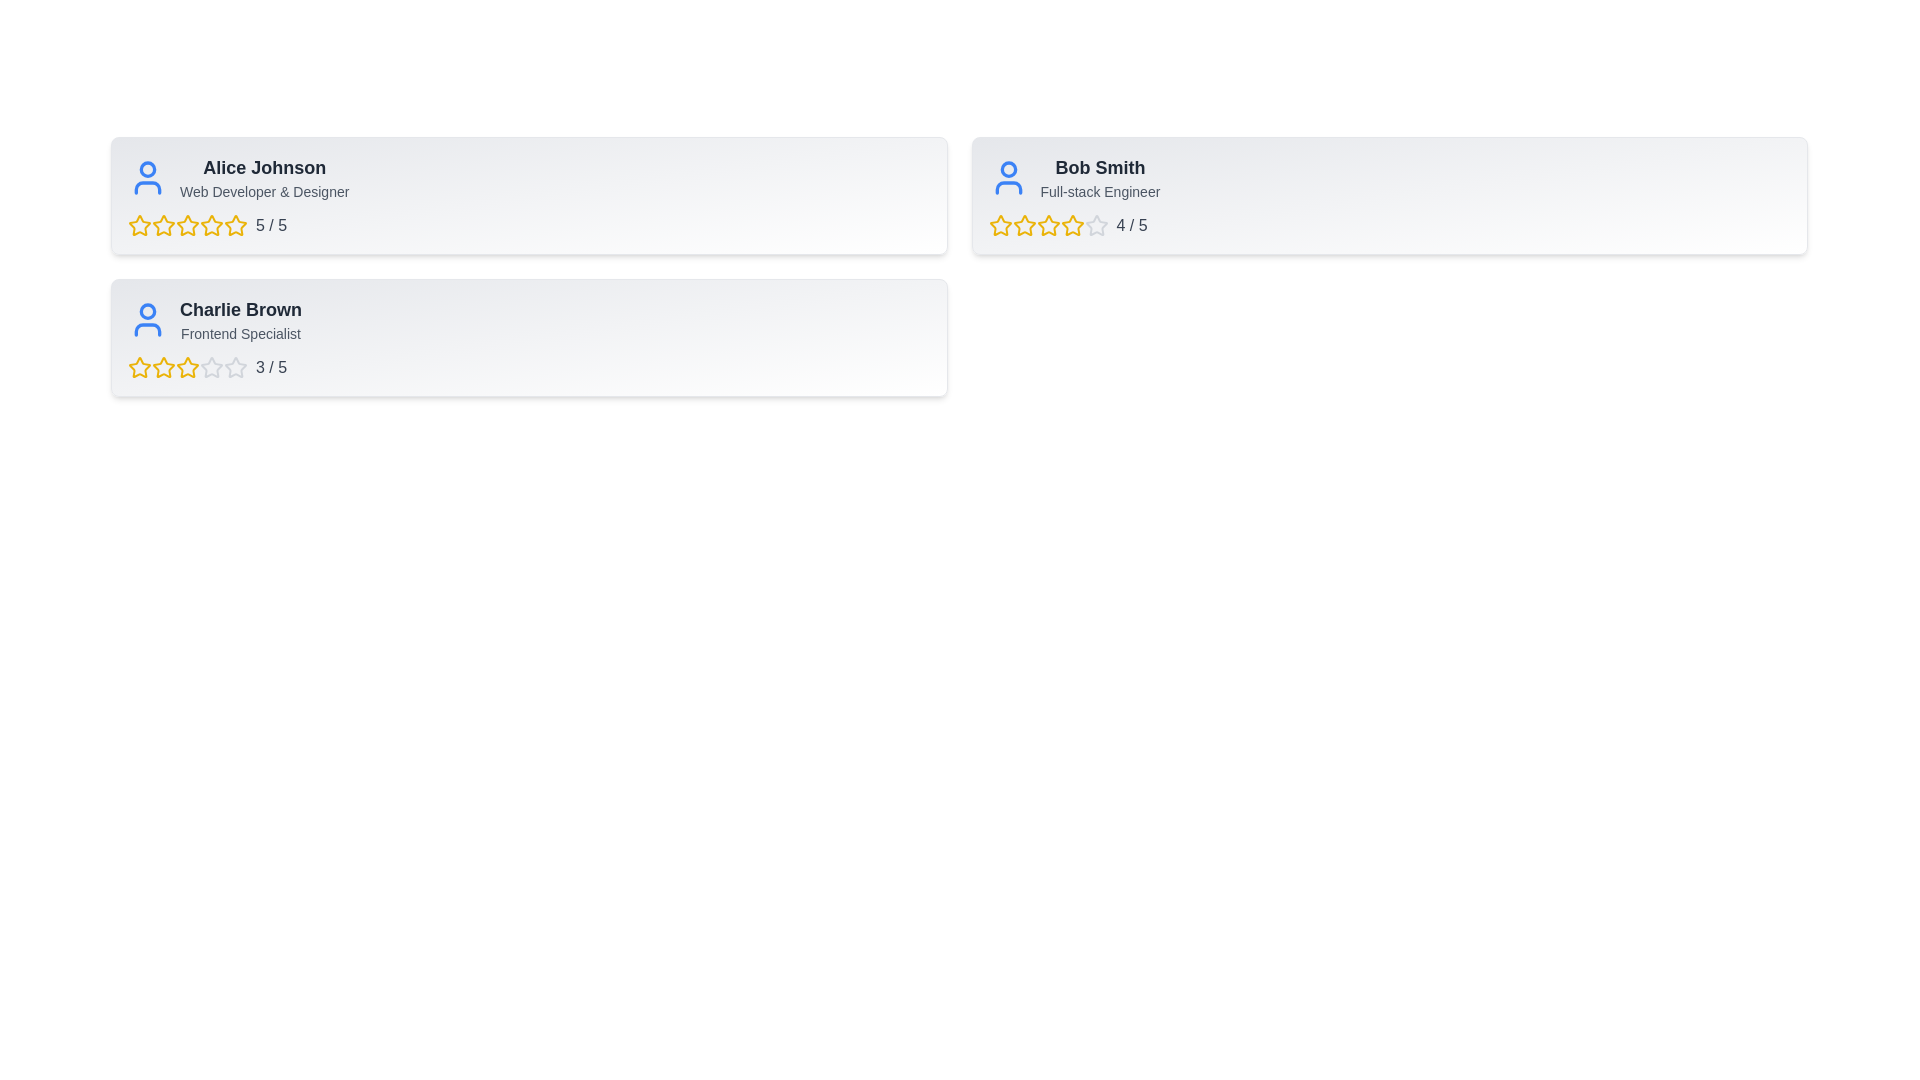  Describe the element at coordinates (263, 192) in the screenshot. I see `the biography of the user Alice Johnson` at that location.